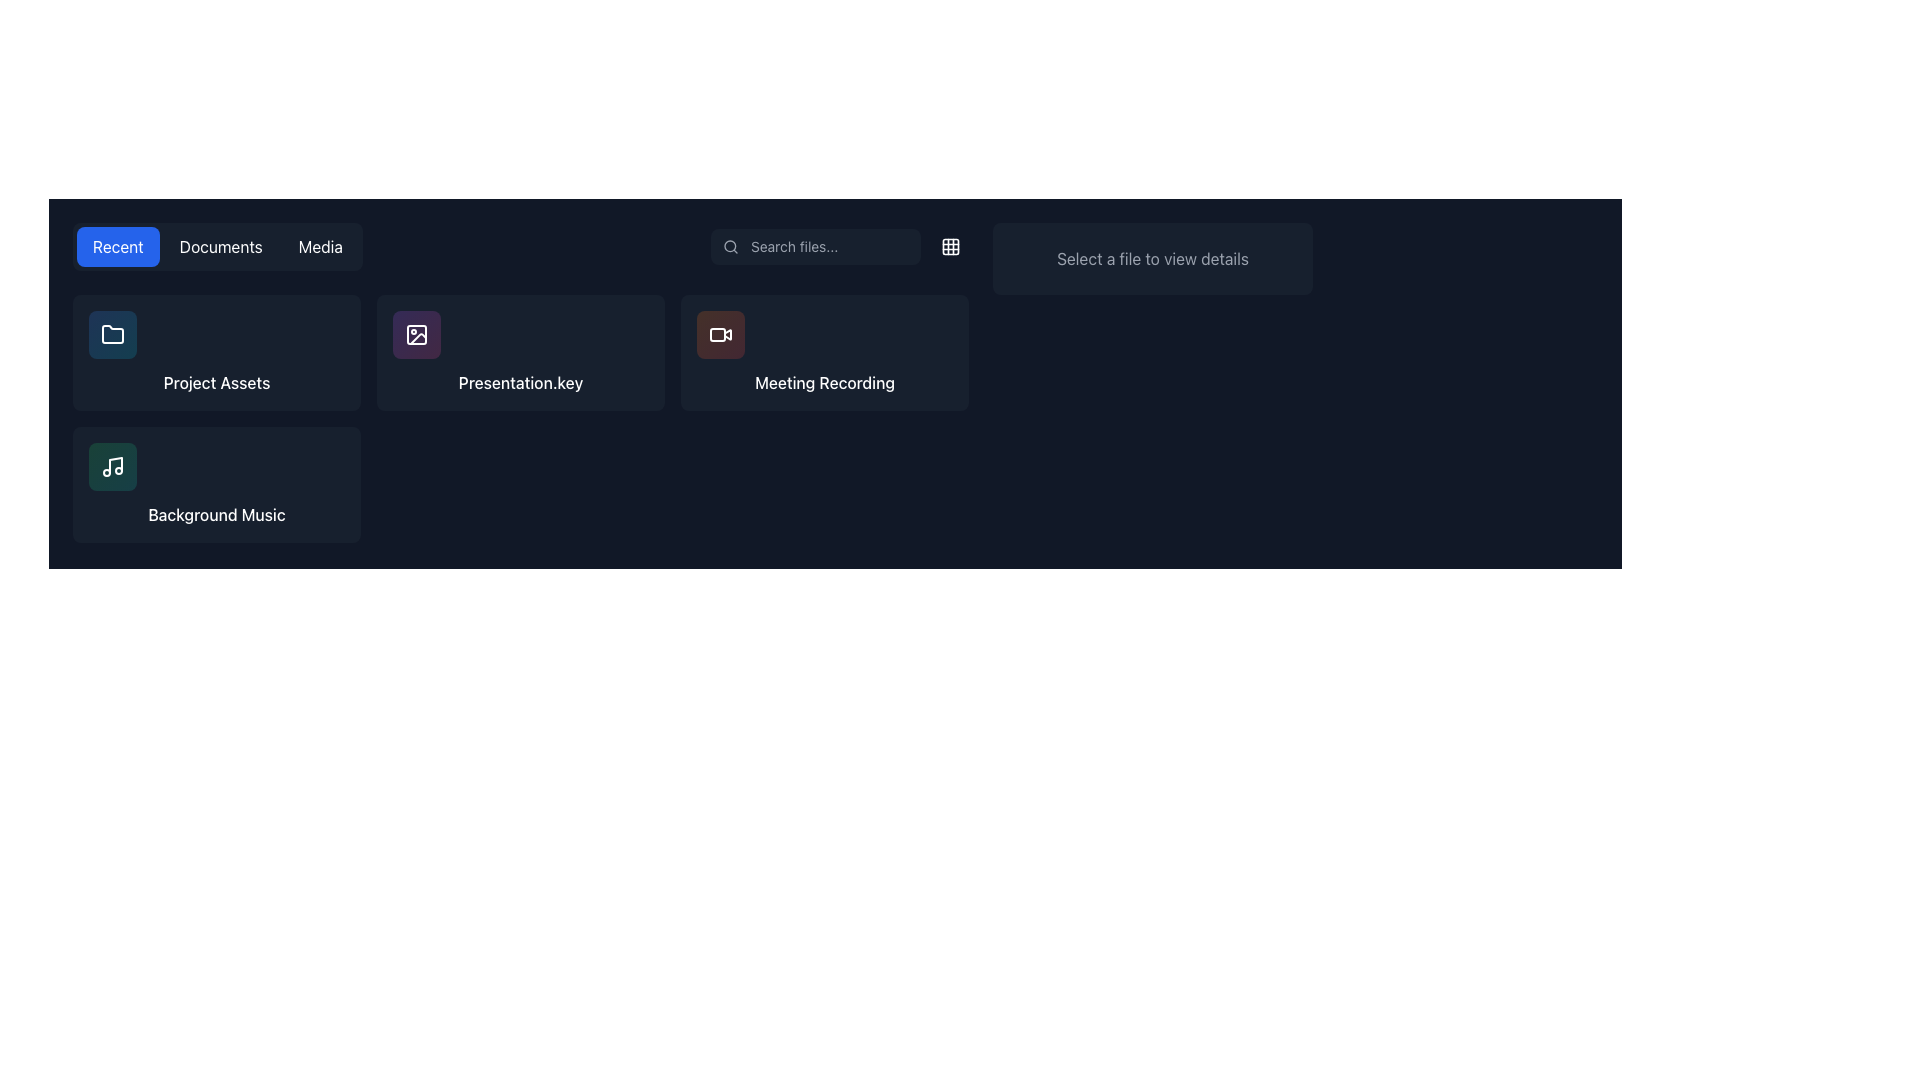 This screenshot has width=1920, height=1080. I want to click on the green to teal gradient rounded square icon with a white music note in the center, located in the first column and second row of the grid below 'Project Assets', so click(112, 466).